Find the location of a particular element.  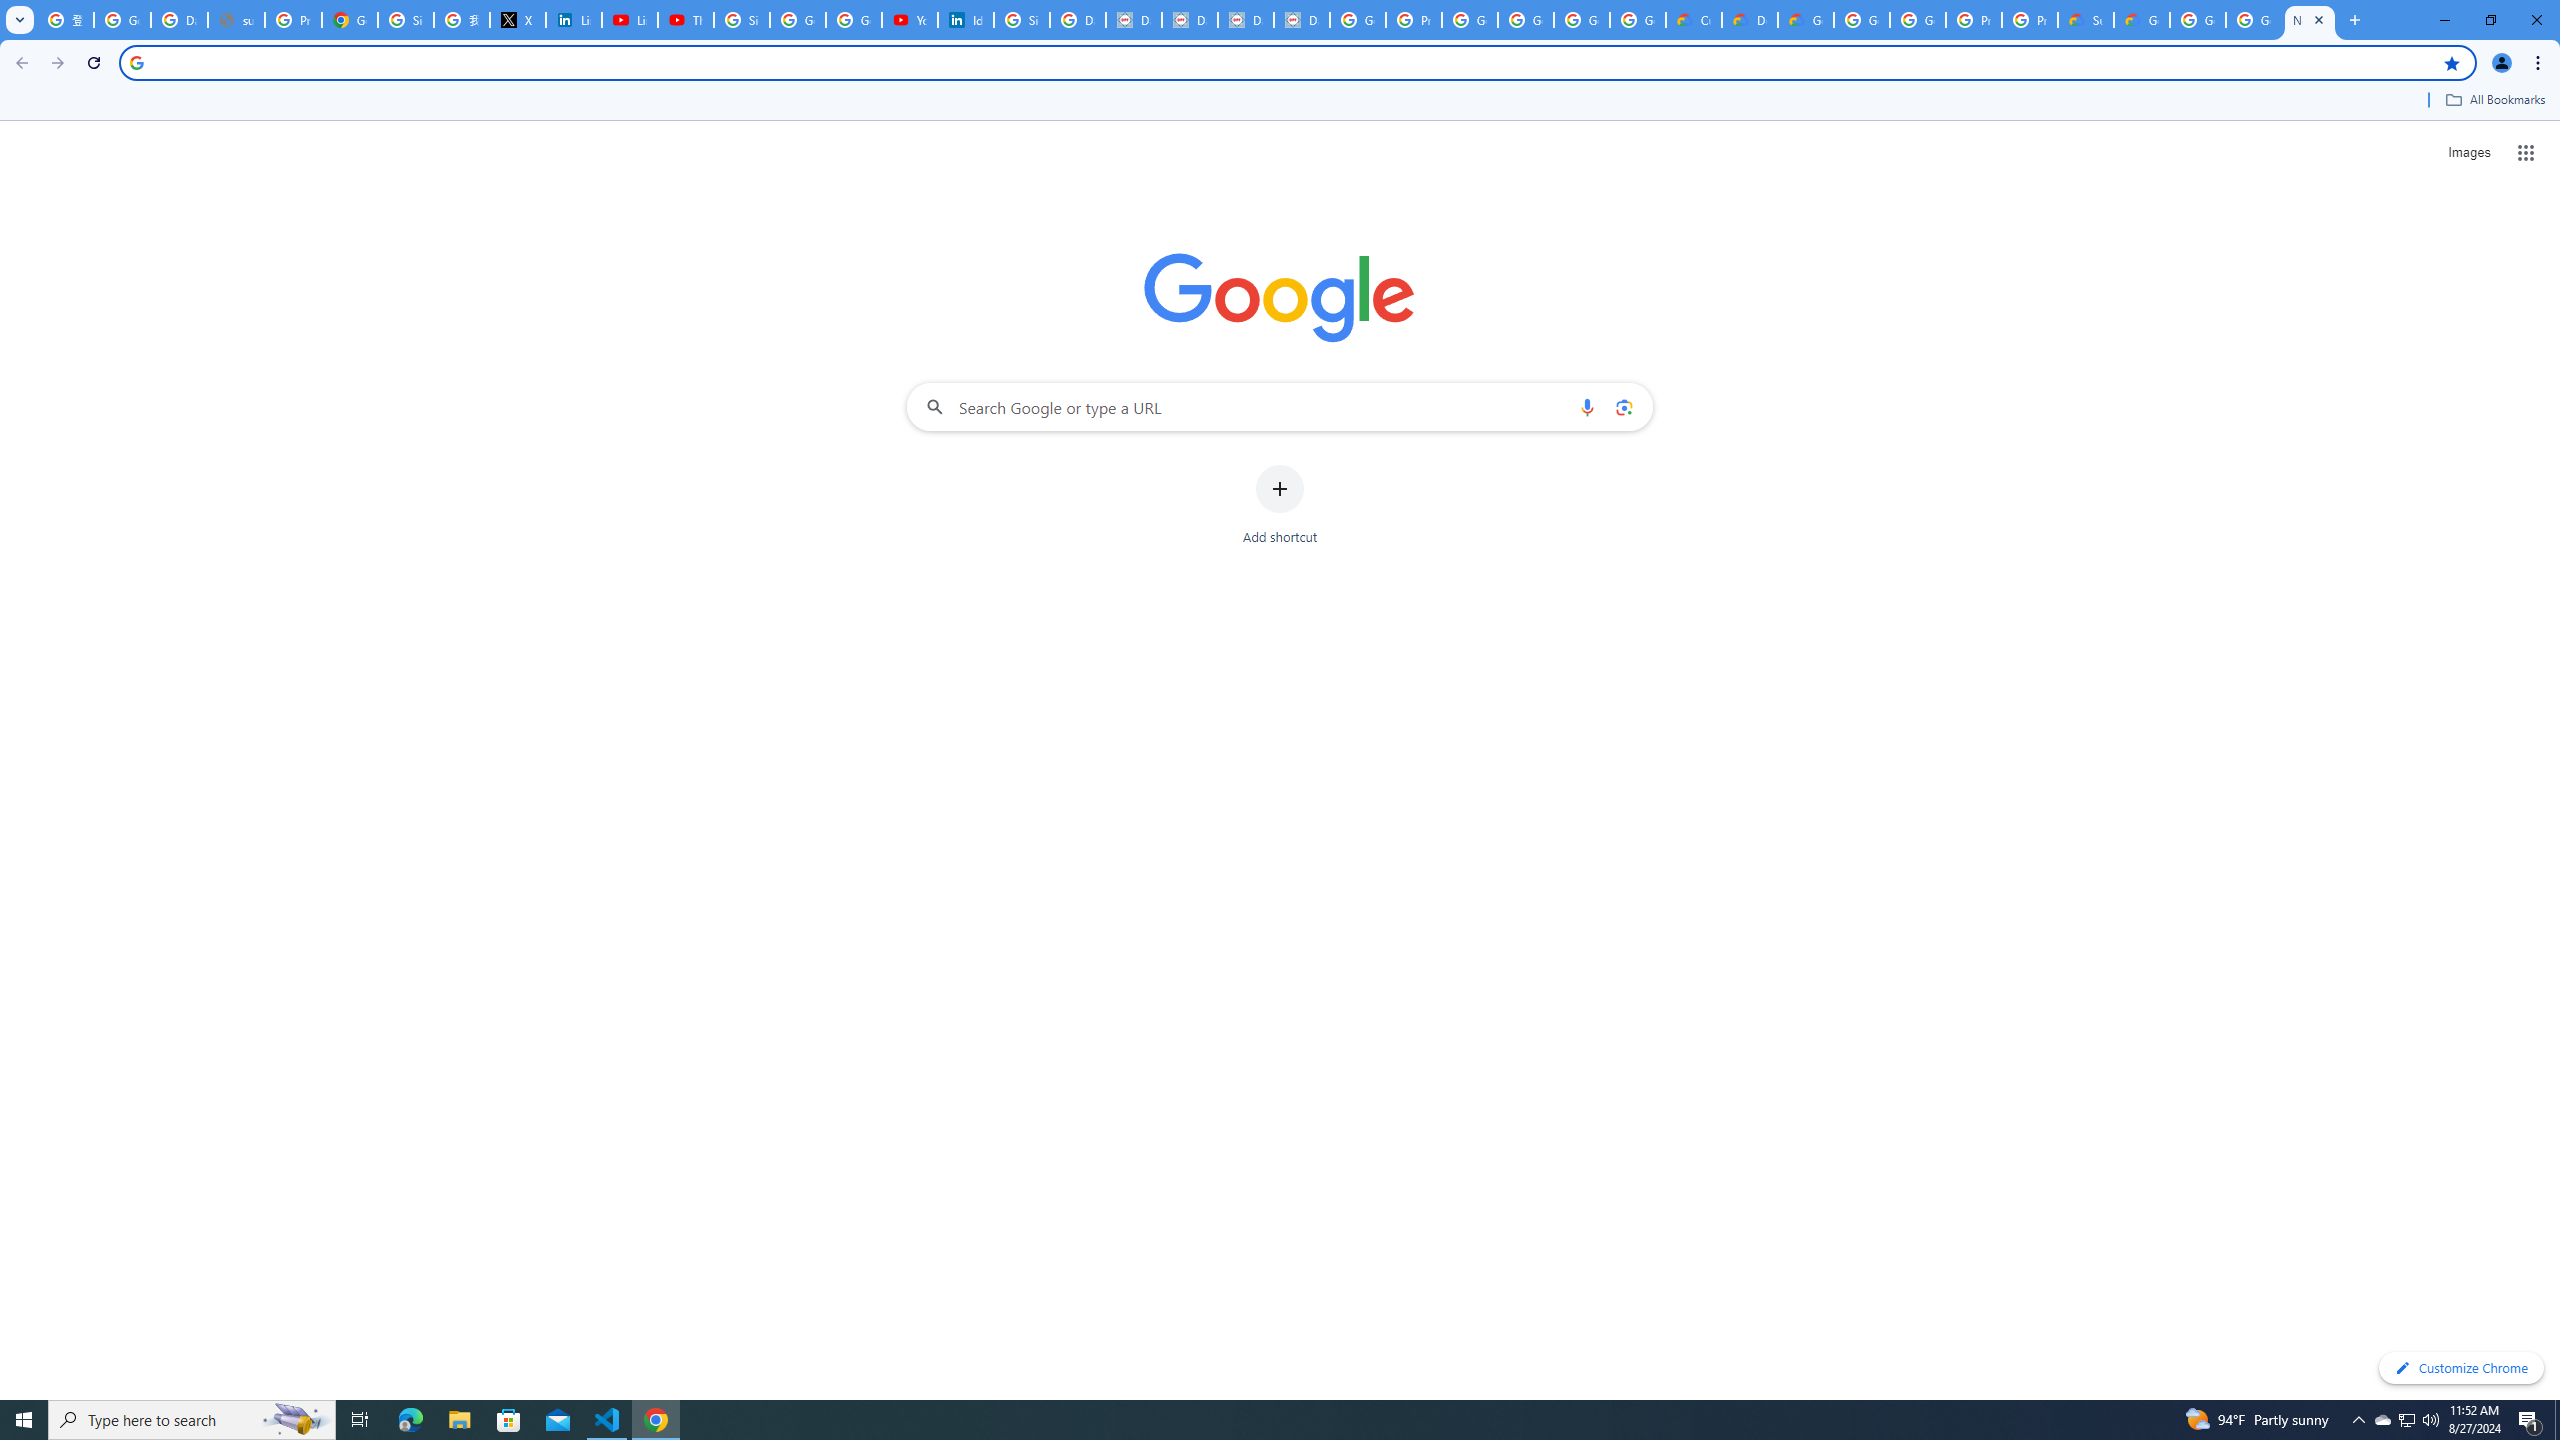

'Support Hub | Google Cloud' is located at coordinates (2084, 19).